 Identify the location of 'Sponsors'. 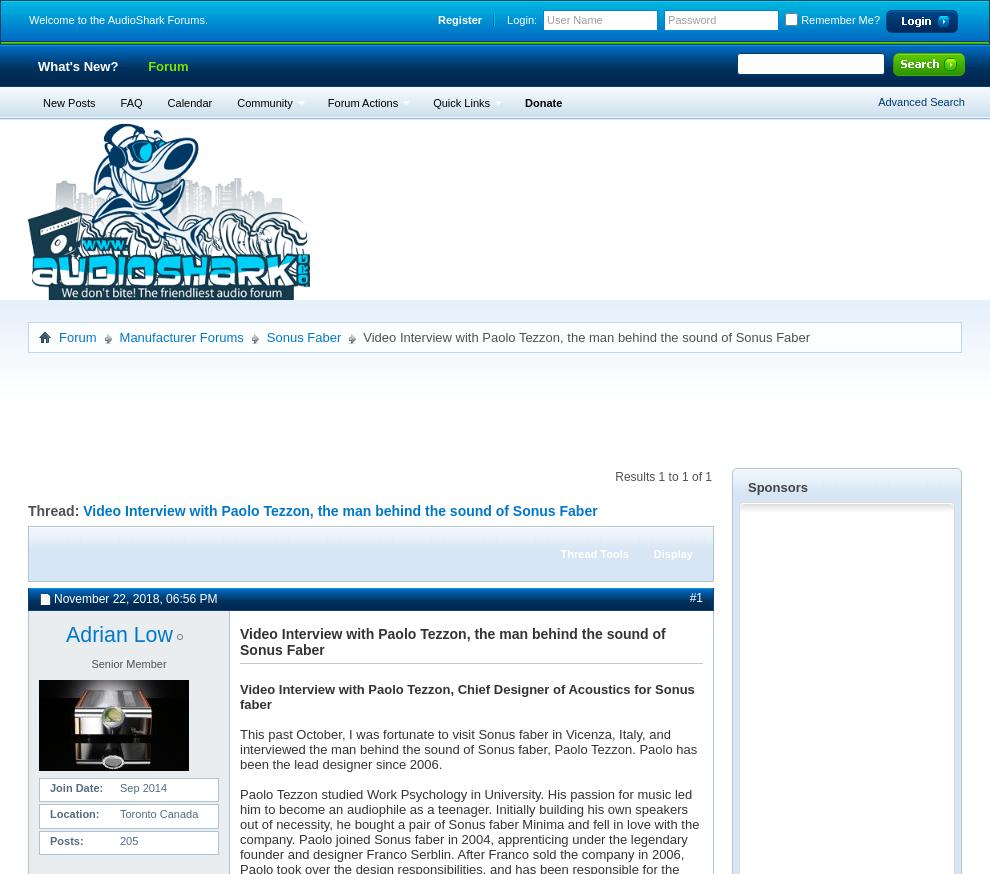
(777, 486).